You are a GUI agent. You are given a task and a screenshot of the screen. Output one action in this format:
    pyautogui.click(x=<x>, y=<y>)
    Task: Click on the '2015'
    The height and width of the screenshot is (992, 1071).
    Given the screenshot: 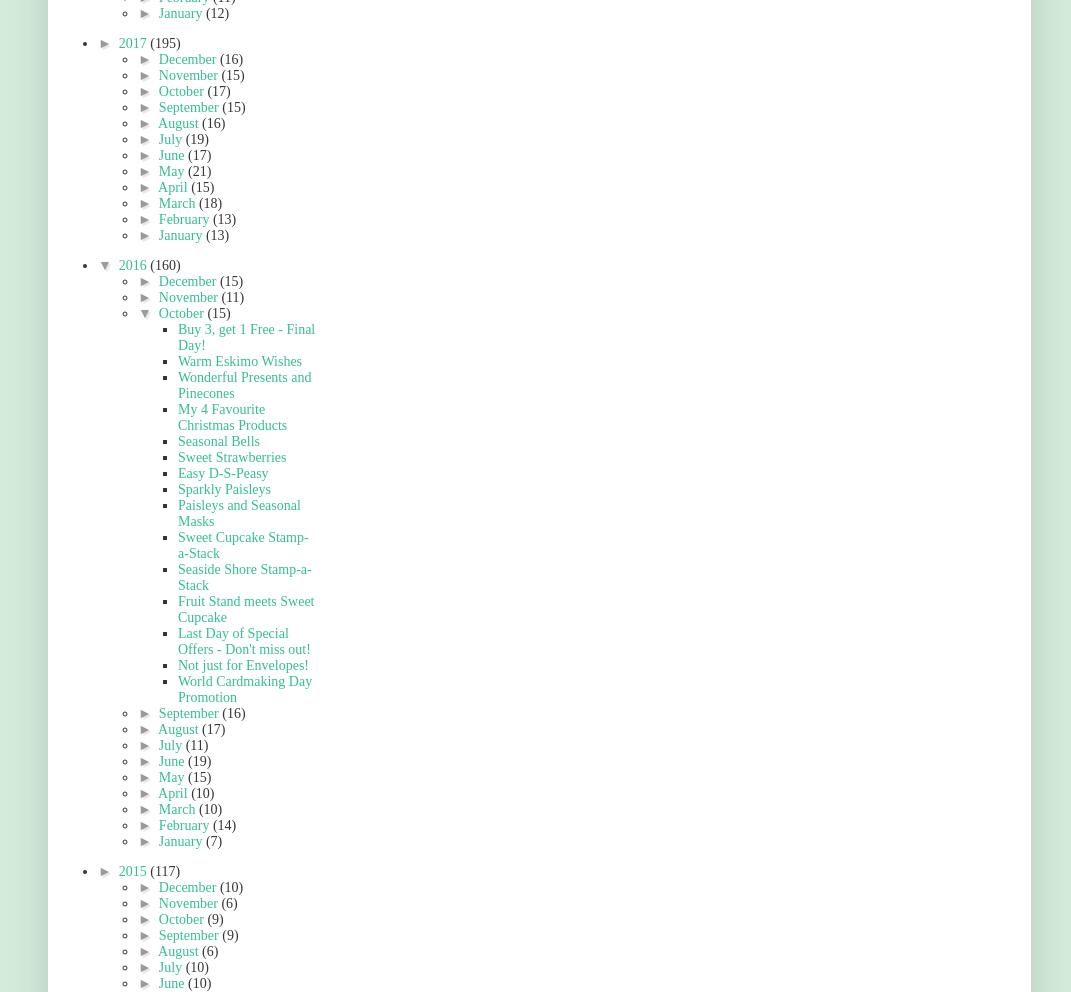 What is the action you would take?
    pyautogui.click(x=133, y=871)
    